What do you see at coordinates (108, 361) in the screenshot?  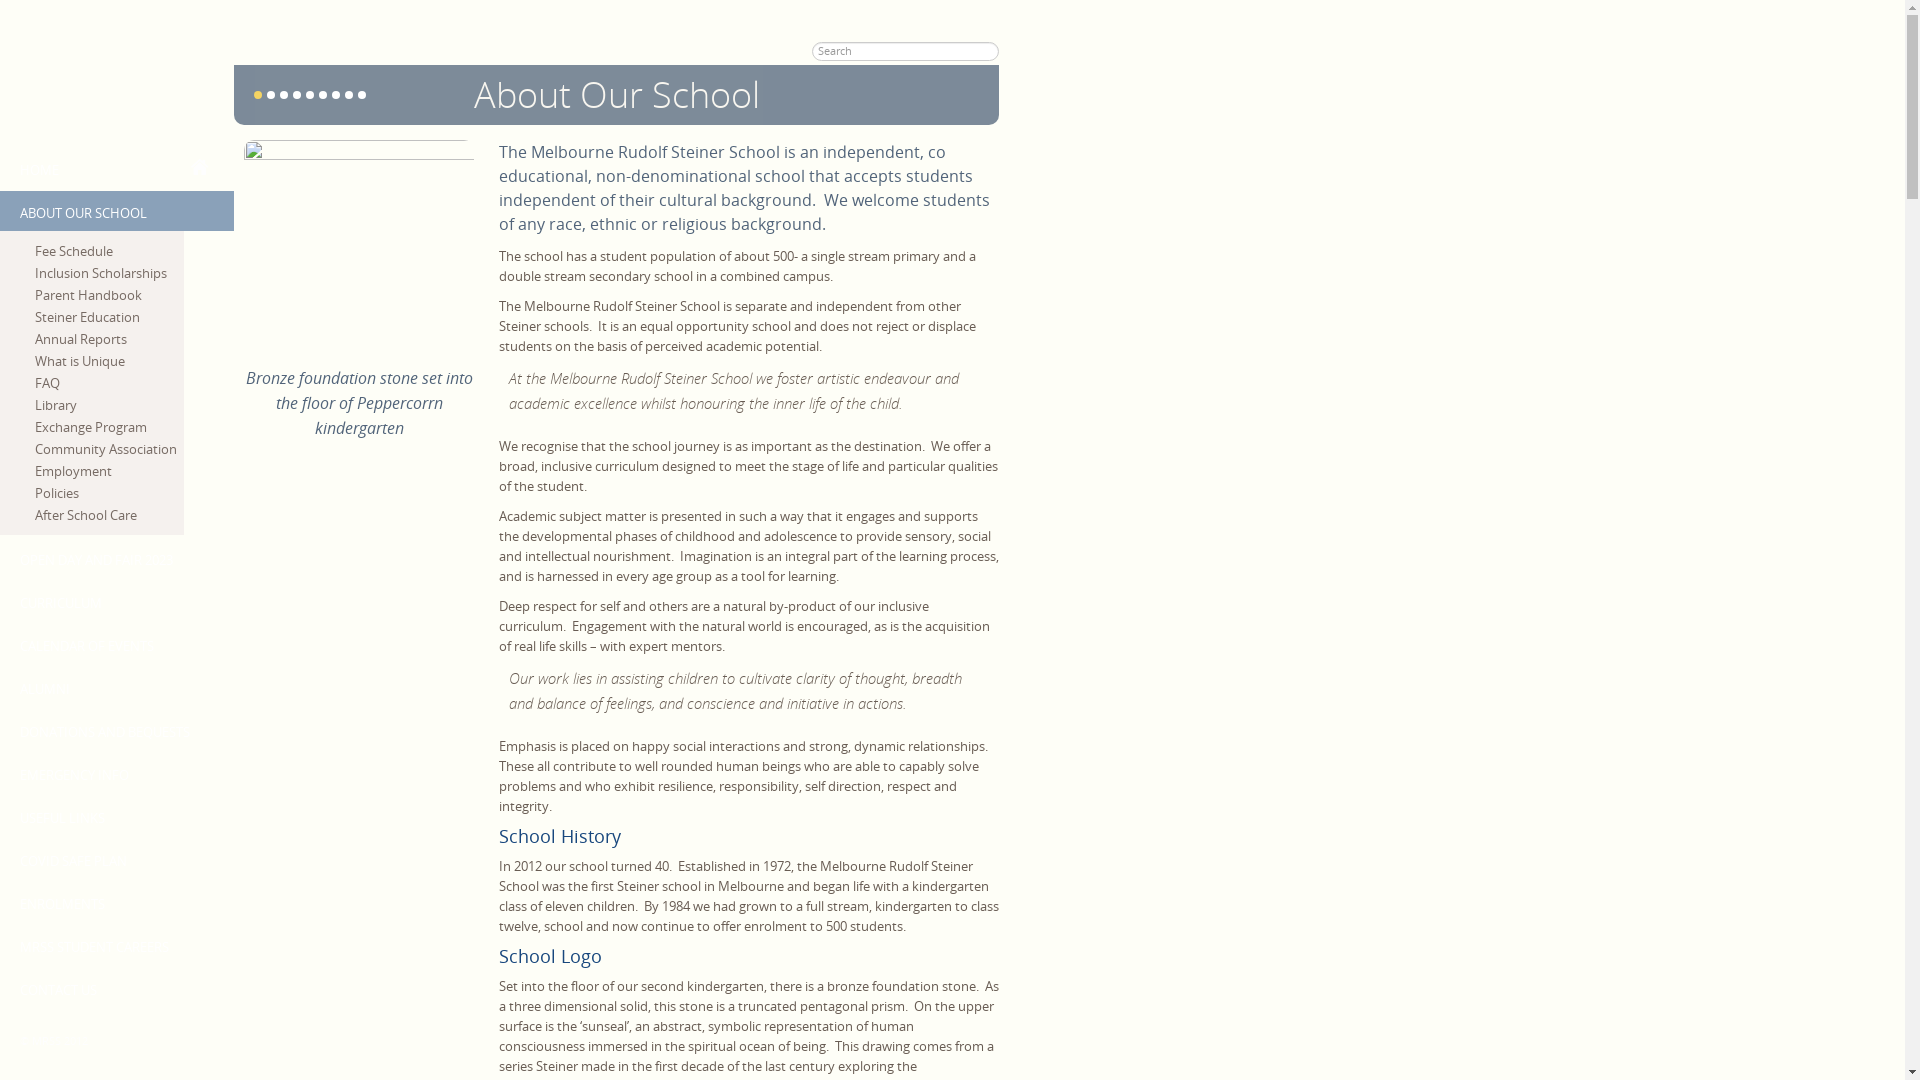 I see `'What is Unique'` at bounding box center [108, 361].